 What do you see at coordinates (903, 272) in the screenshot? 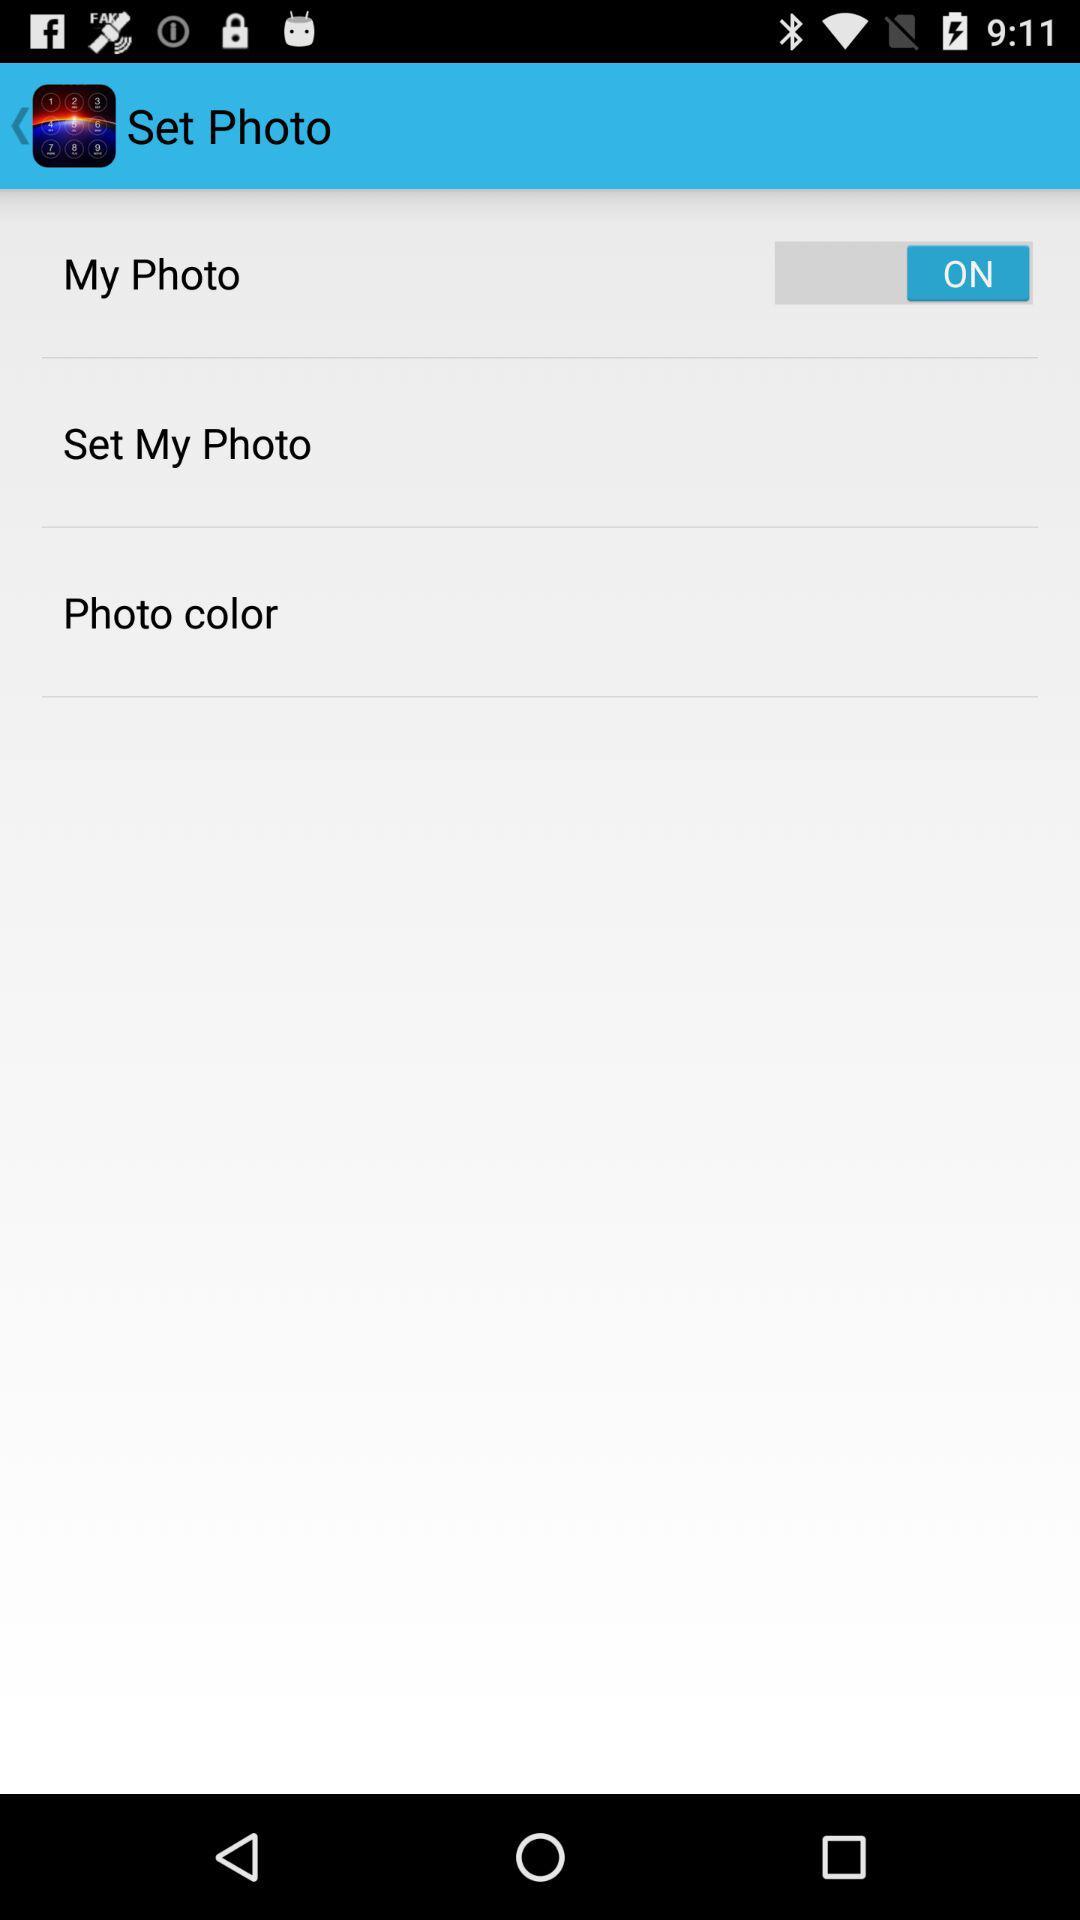
I see `app to the right of the my photo app` at bounding box center [903, 272].